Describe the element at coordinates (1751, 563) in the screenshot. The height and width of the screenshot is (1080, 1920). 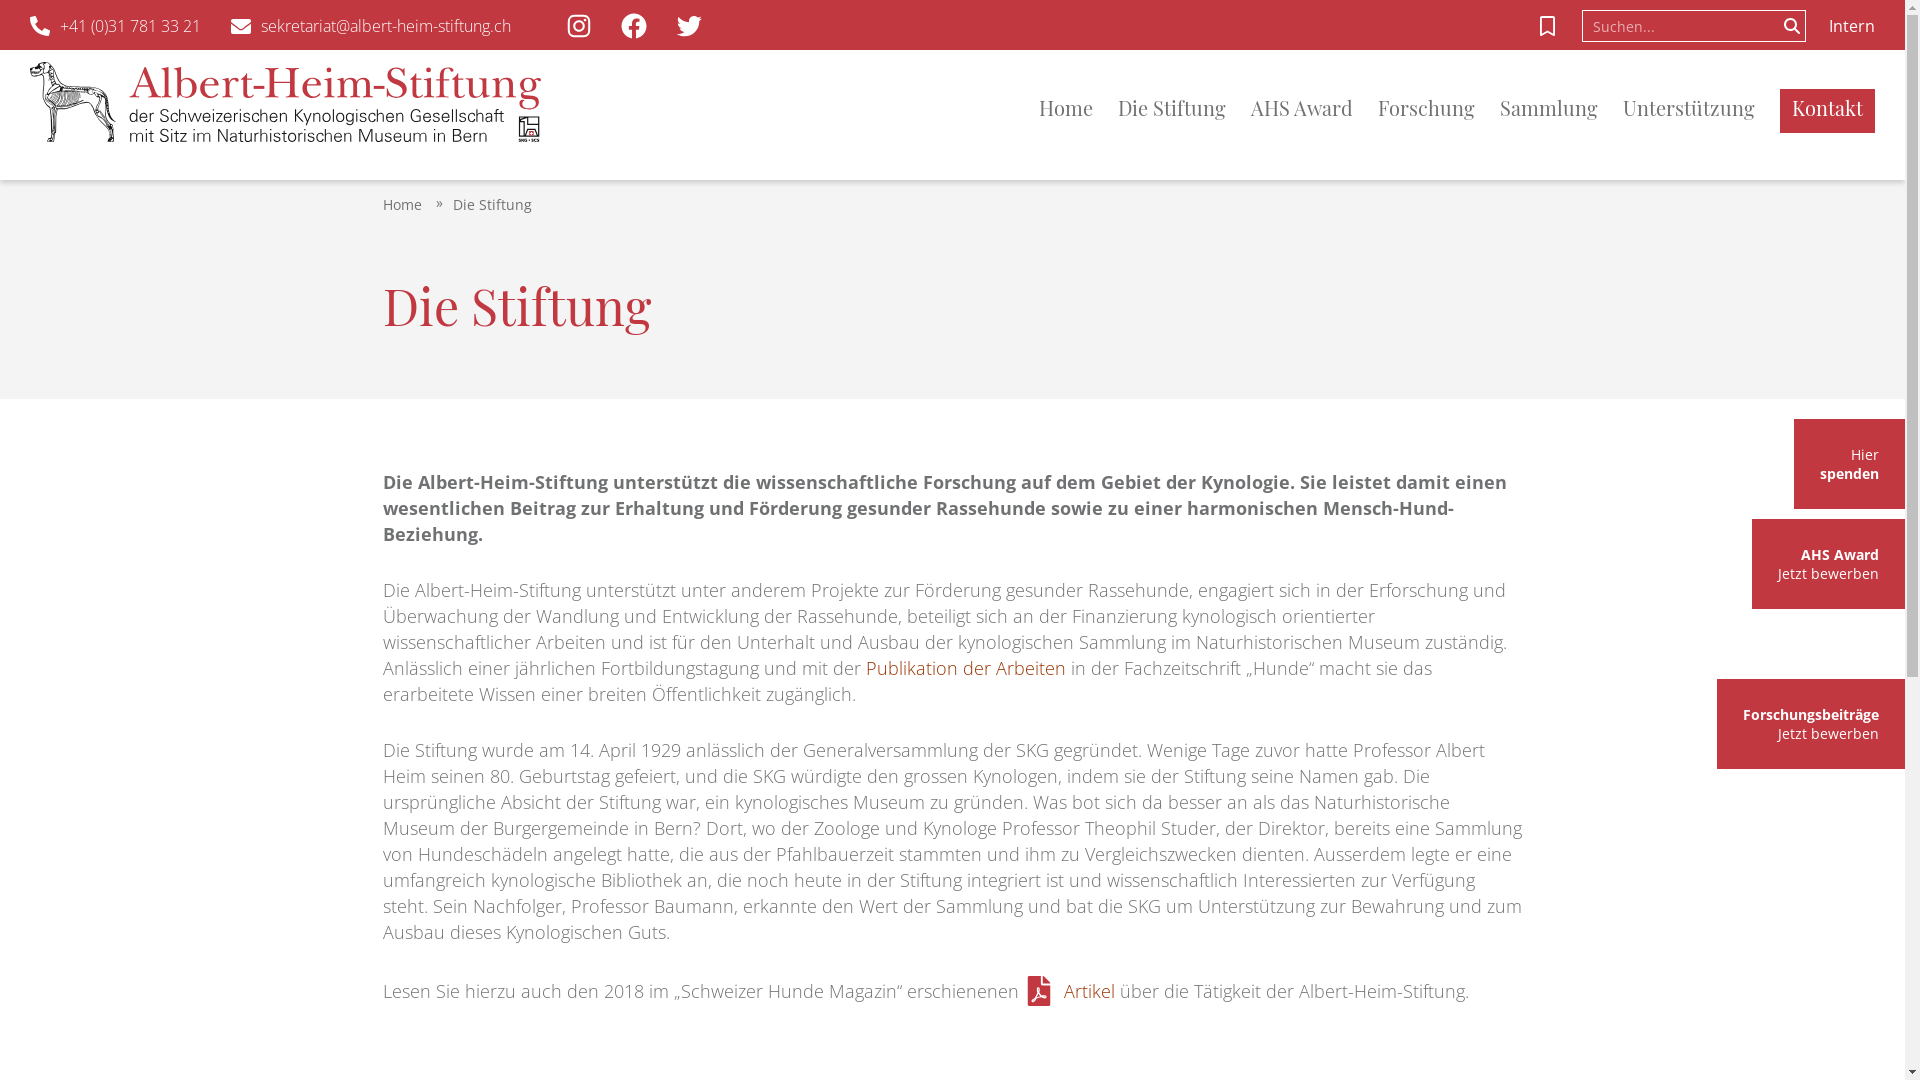
I see `'AHS Award` at that location.